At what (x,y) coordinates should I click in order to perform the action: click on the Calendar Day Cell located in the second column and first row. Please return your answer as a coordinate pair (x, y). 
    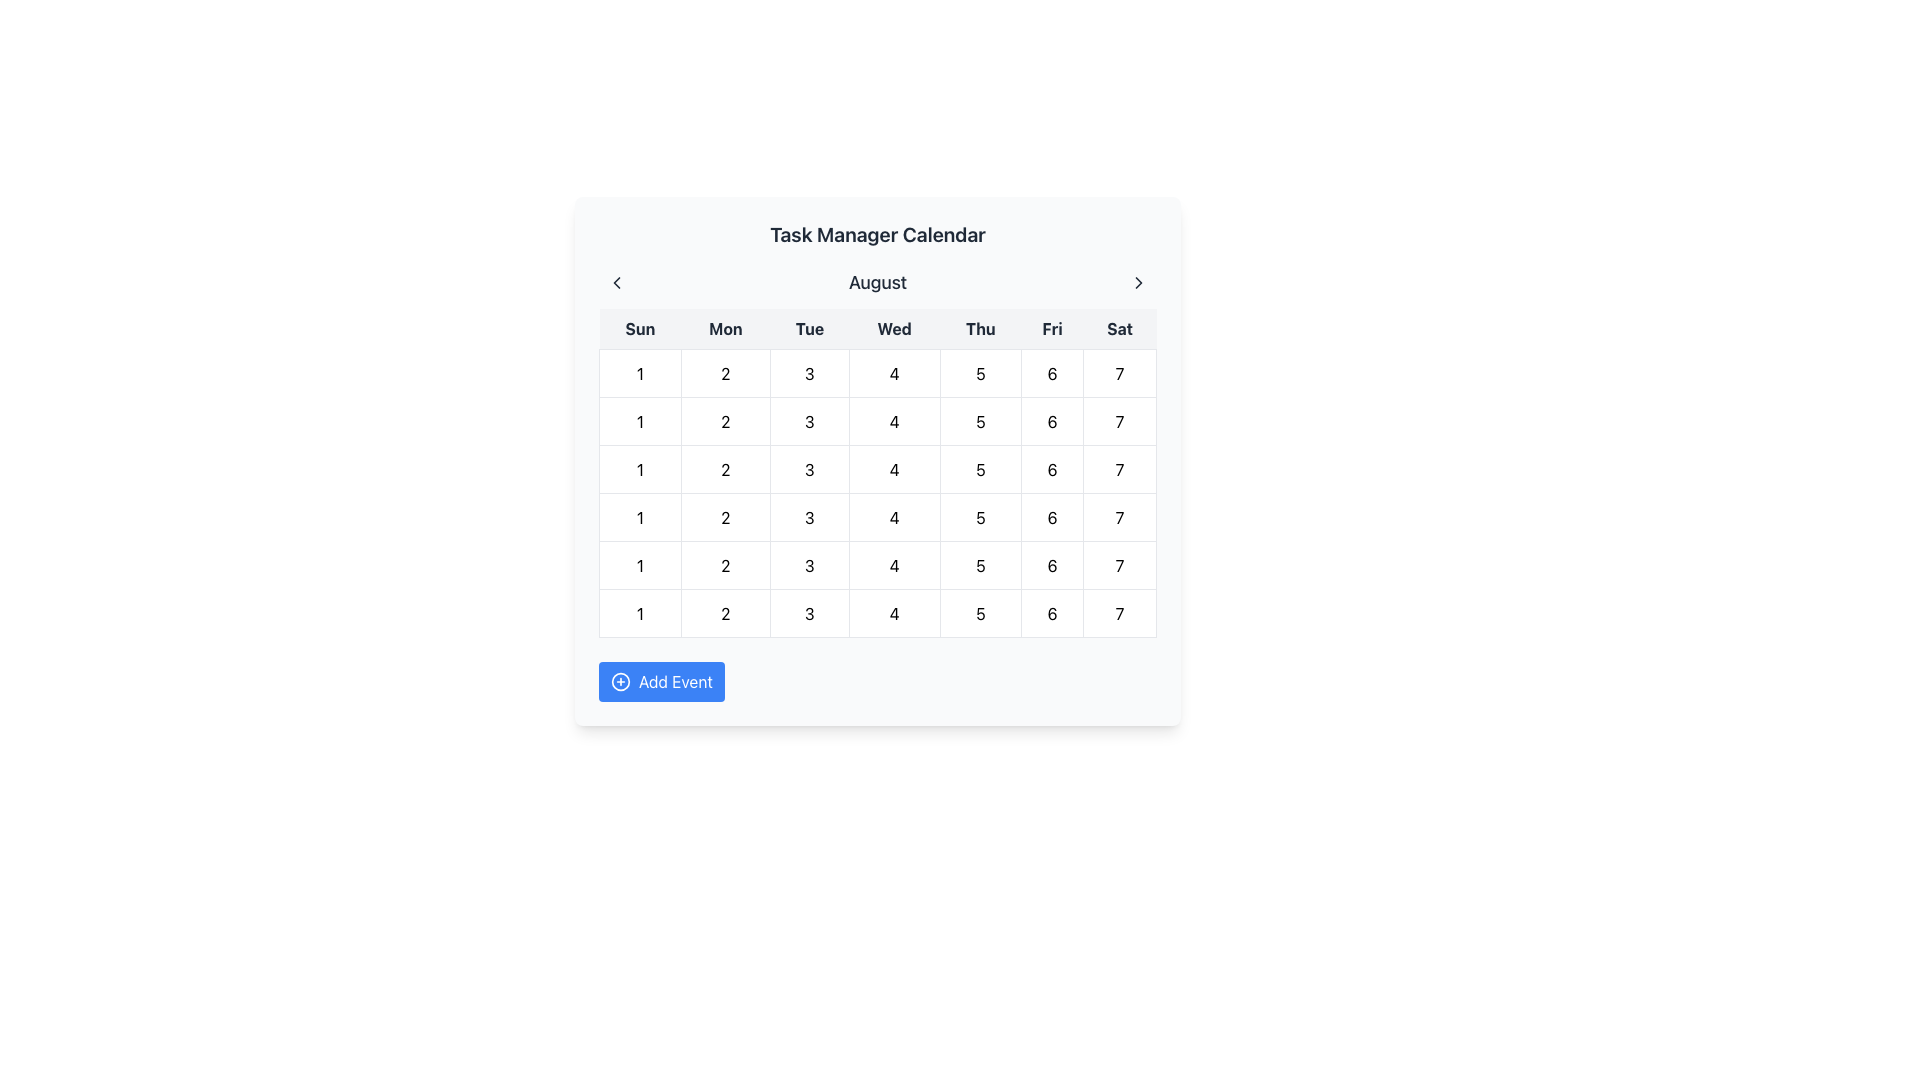
    Looking at the image, I should click on (724, 516).